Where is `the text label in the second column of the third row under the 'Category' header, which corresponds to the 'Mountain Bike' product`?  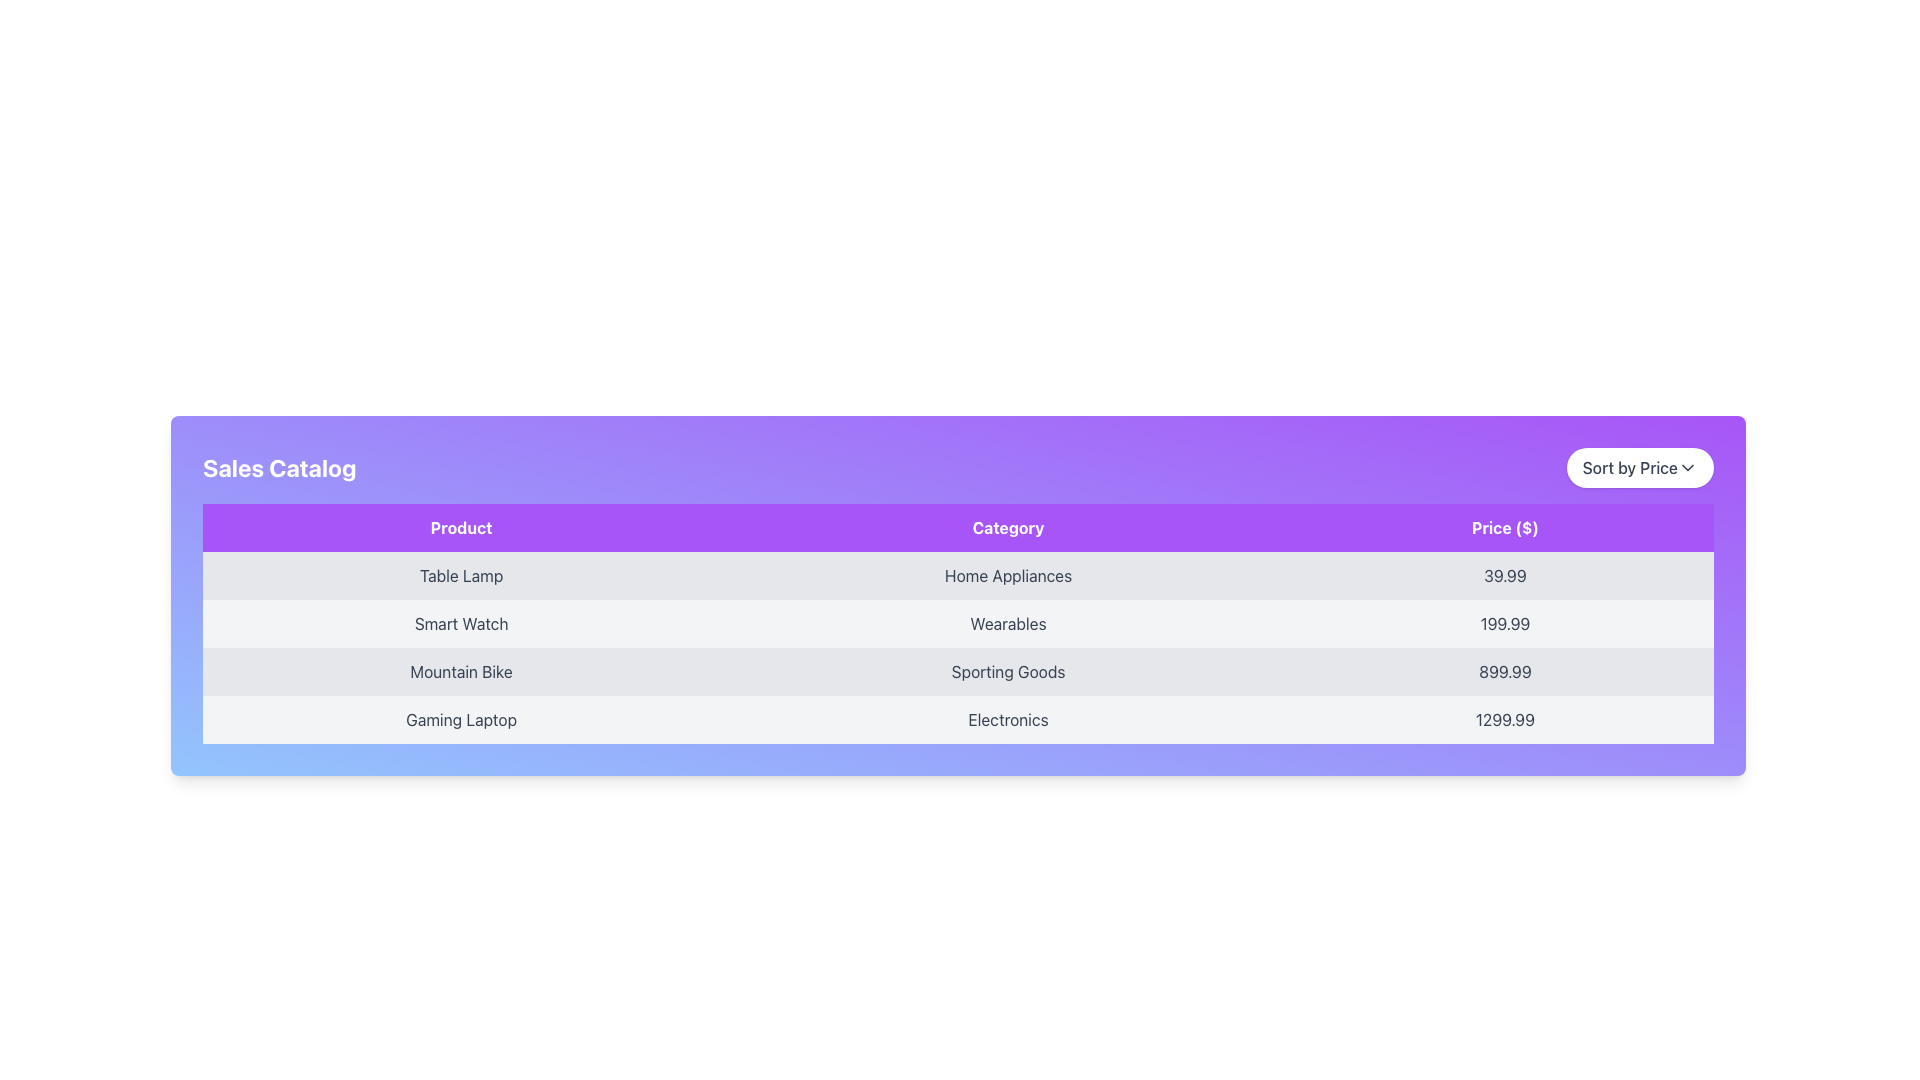
the text label in the second column of the third row under the 'Category' header, which corresponds to the 'Mountain Bike' product is located at coordinates (1008, 671).